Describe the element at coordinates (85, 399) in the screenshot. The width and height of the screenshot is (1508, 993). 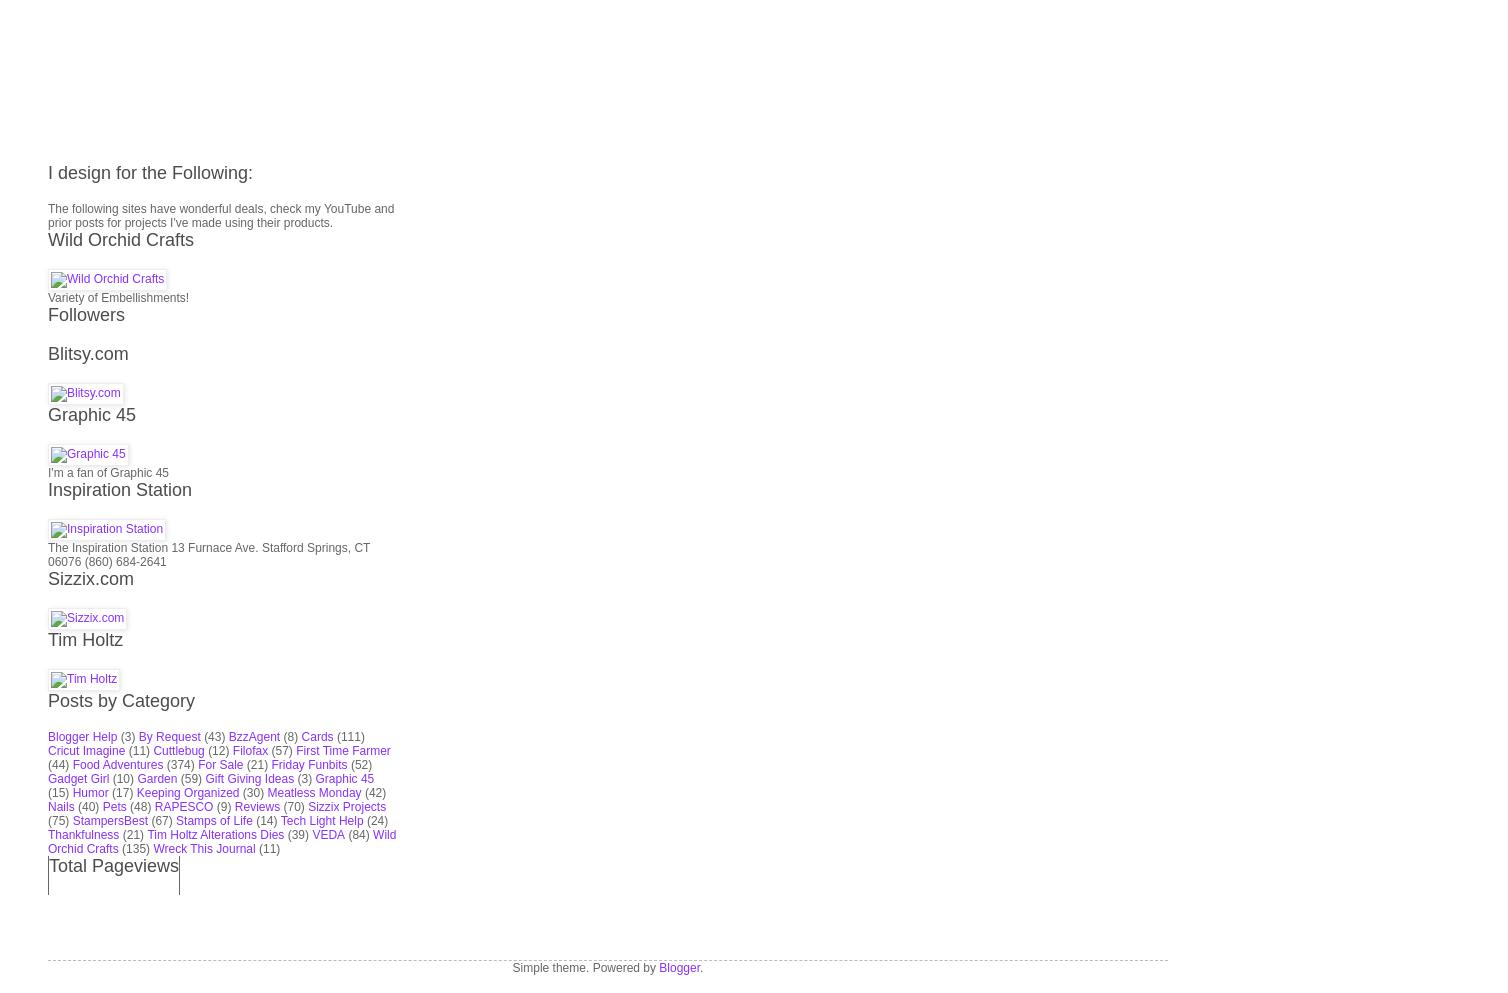
I see `'Tim Holtz'` at that location.